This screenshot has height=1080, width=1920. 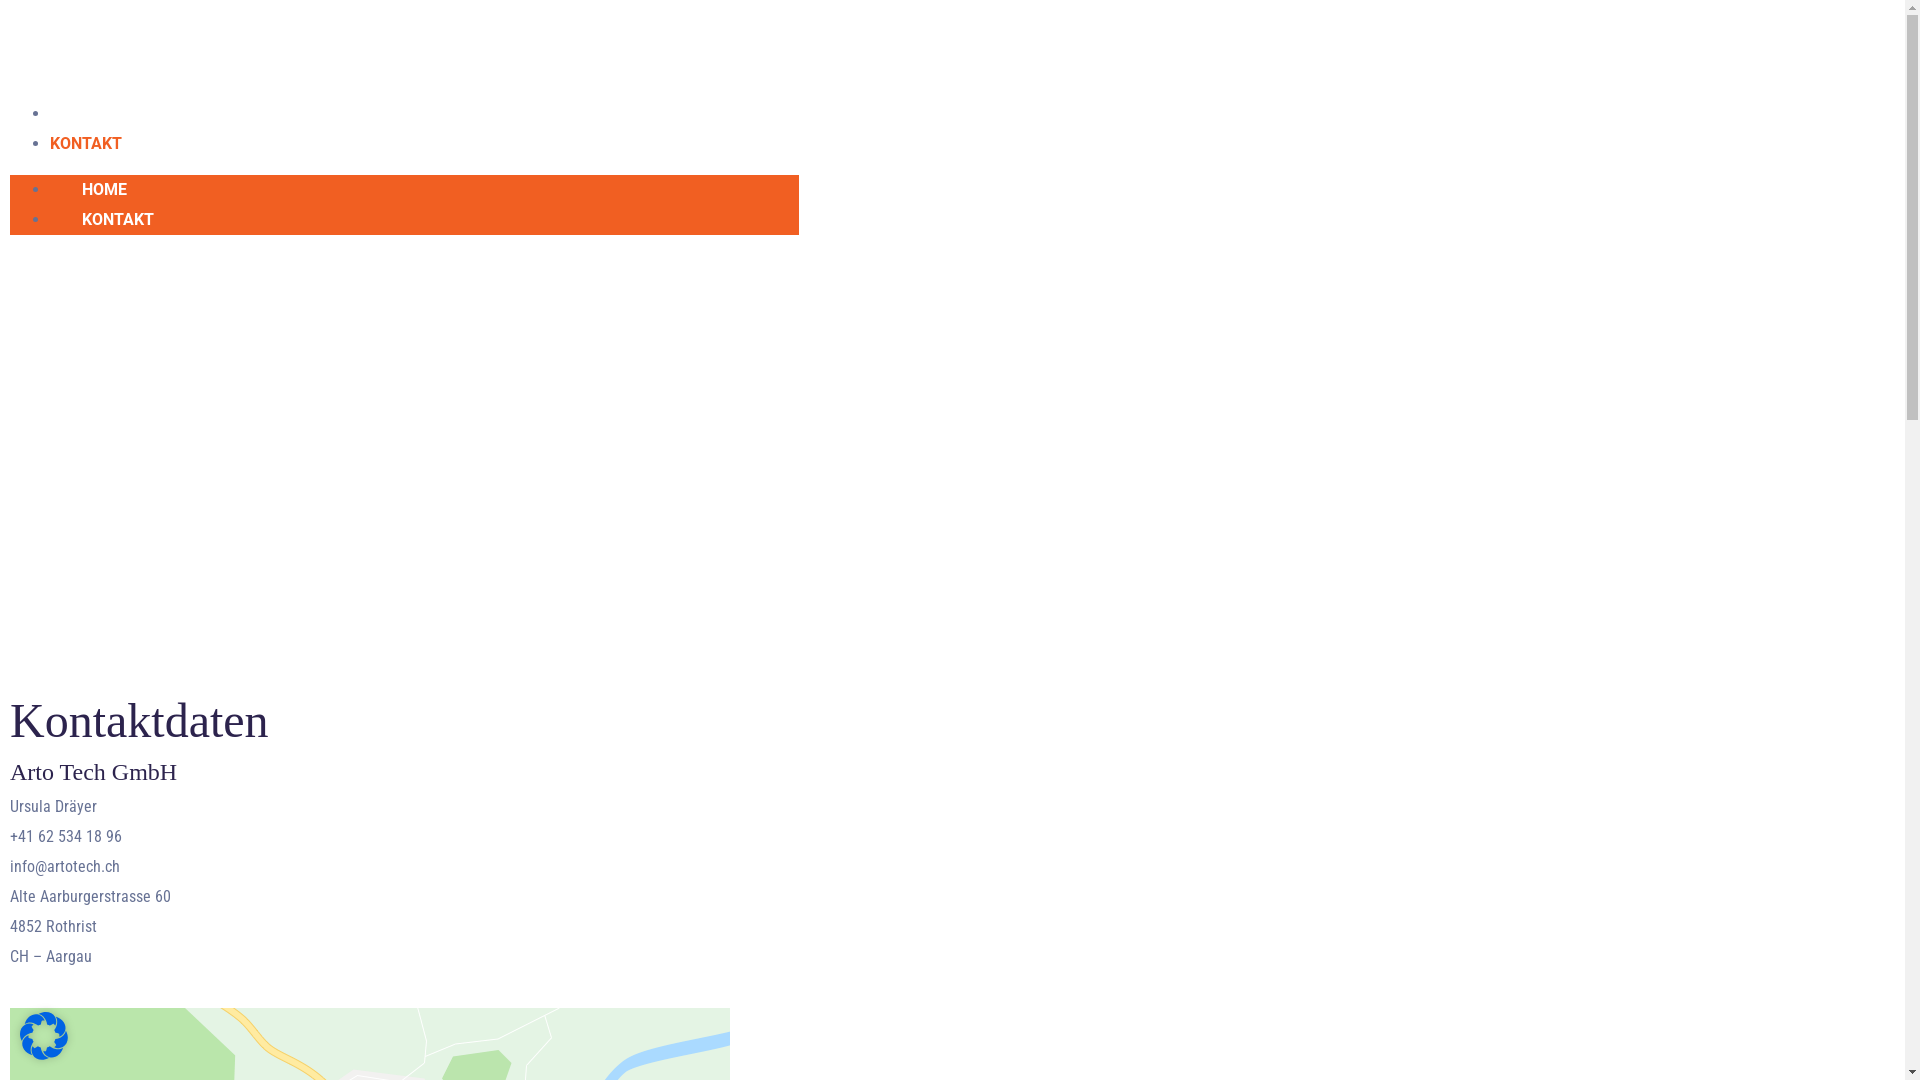 What do you see at coordinates (103, 189) in the screenshot?
I see `'HOME'` at bounding box center [103, 189].